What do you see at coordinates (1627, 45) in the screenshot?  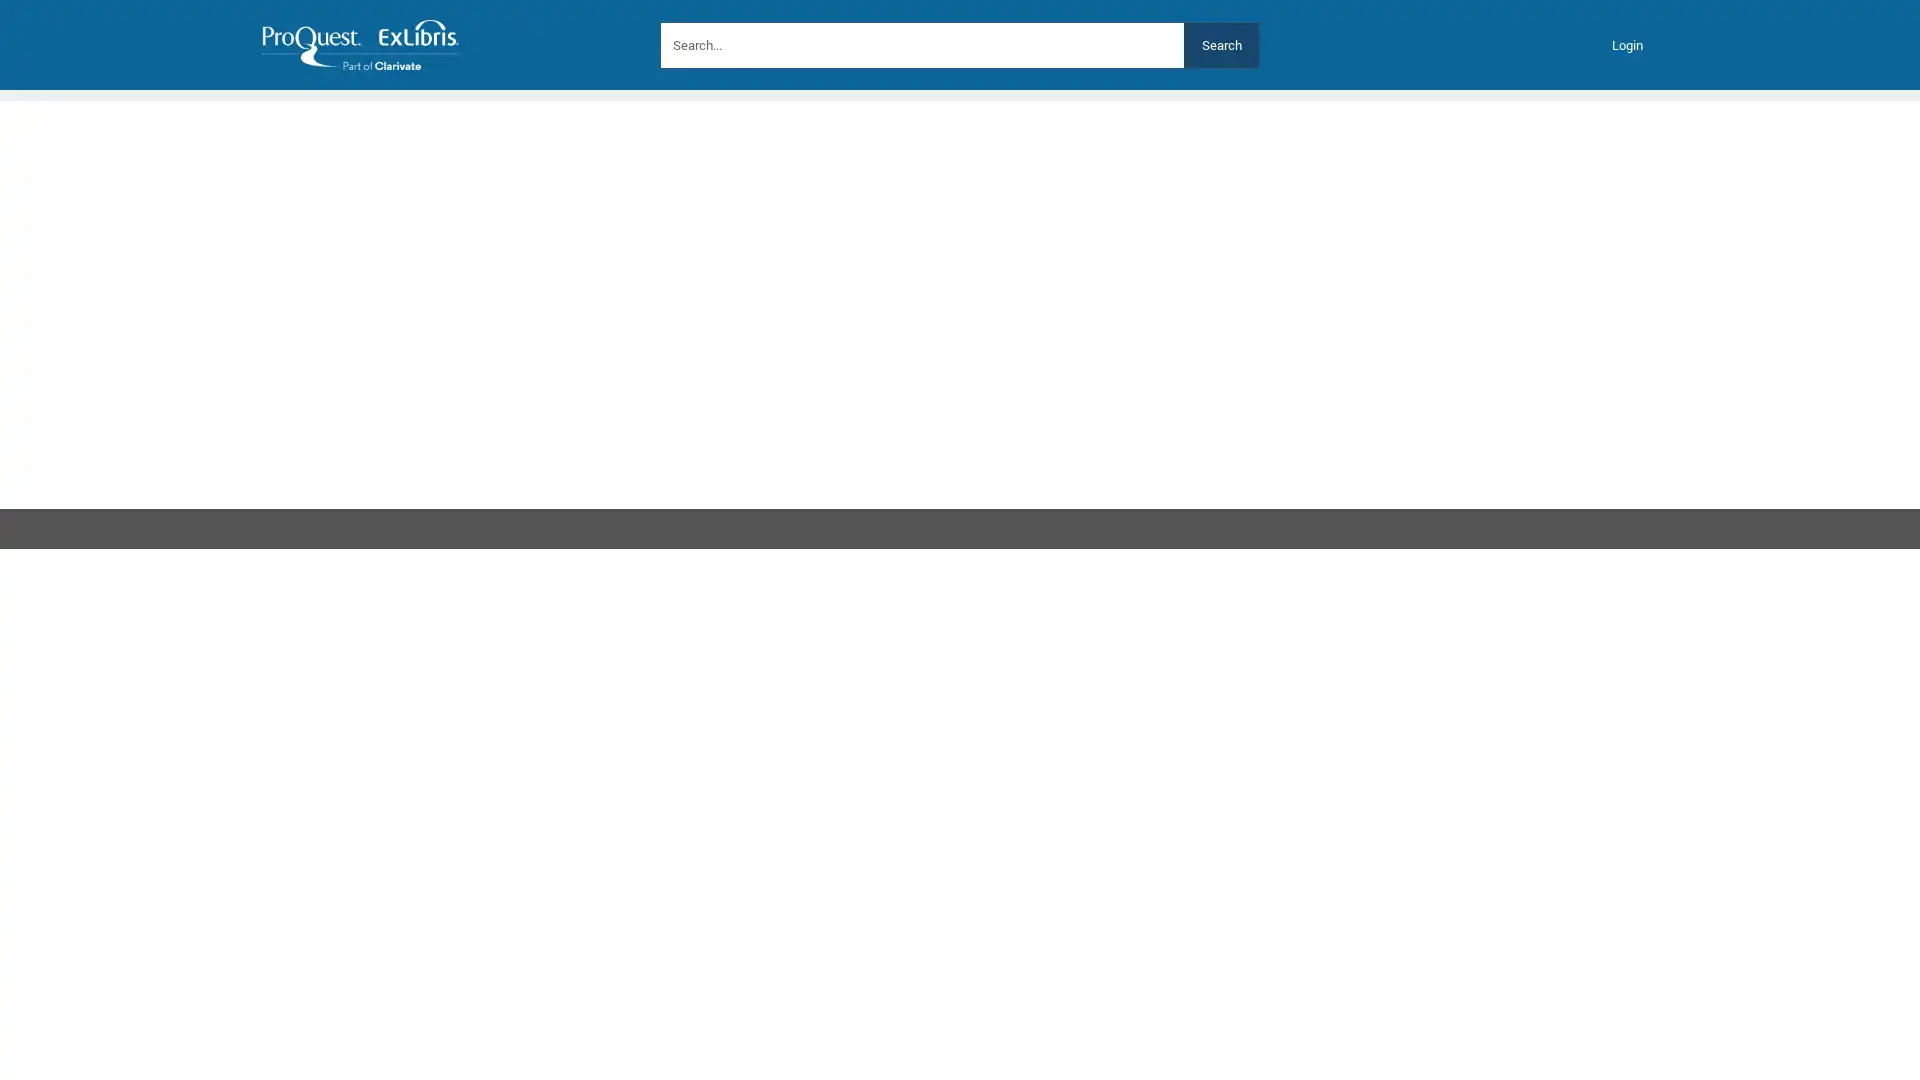 I see `Login` at bounding box center [1627, 45].